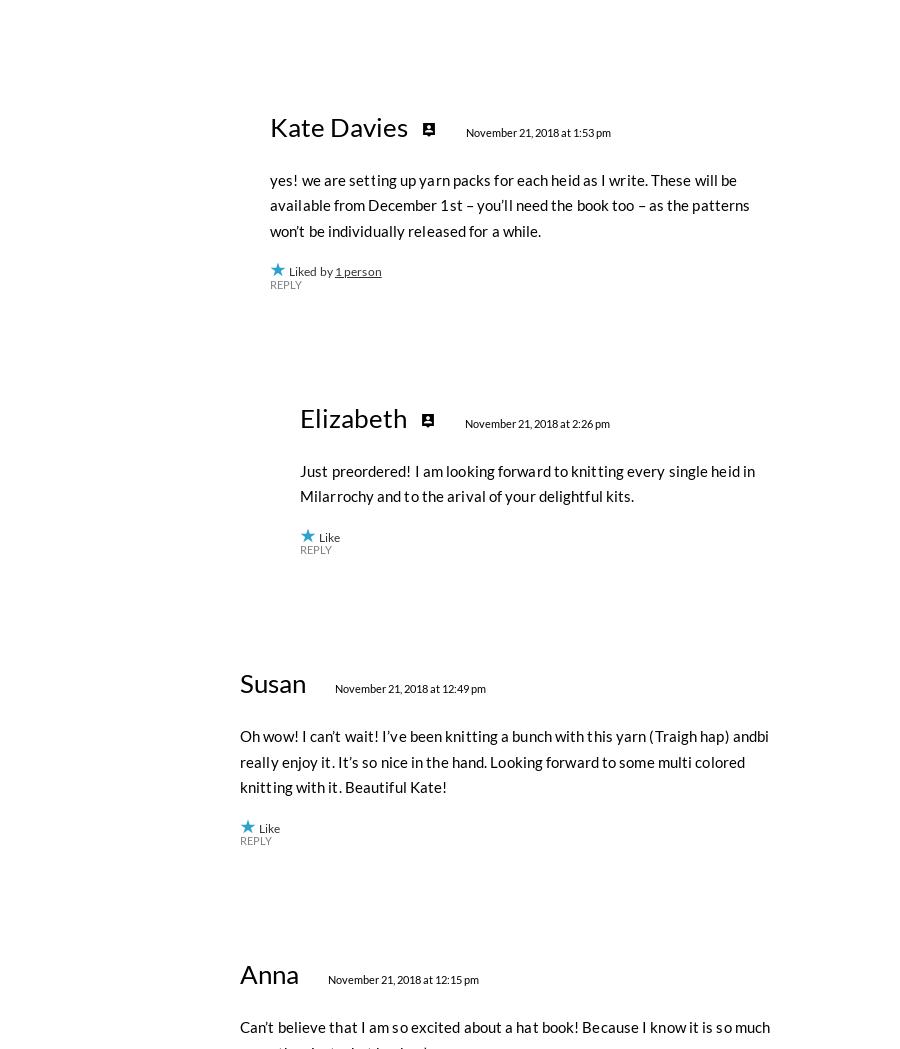 The height and width of the screenshot is (1049, 900). Describe the element at coordinates (325, 96) in the screenshot. I see `'Amazing!!  I want them all!'` at that location.